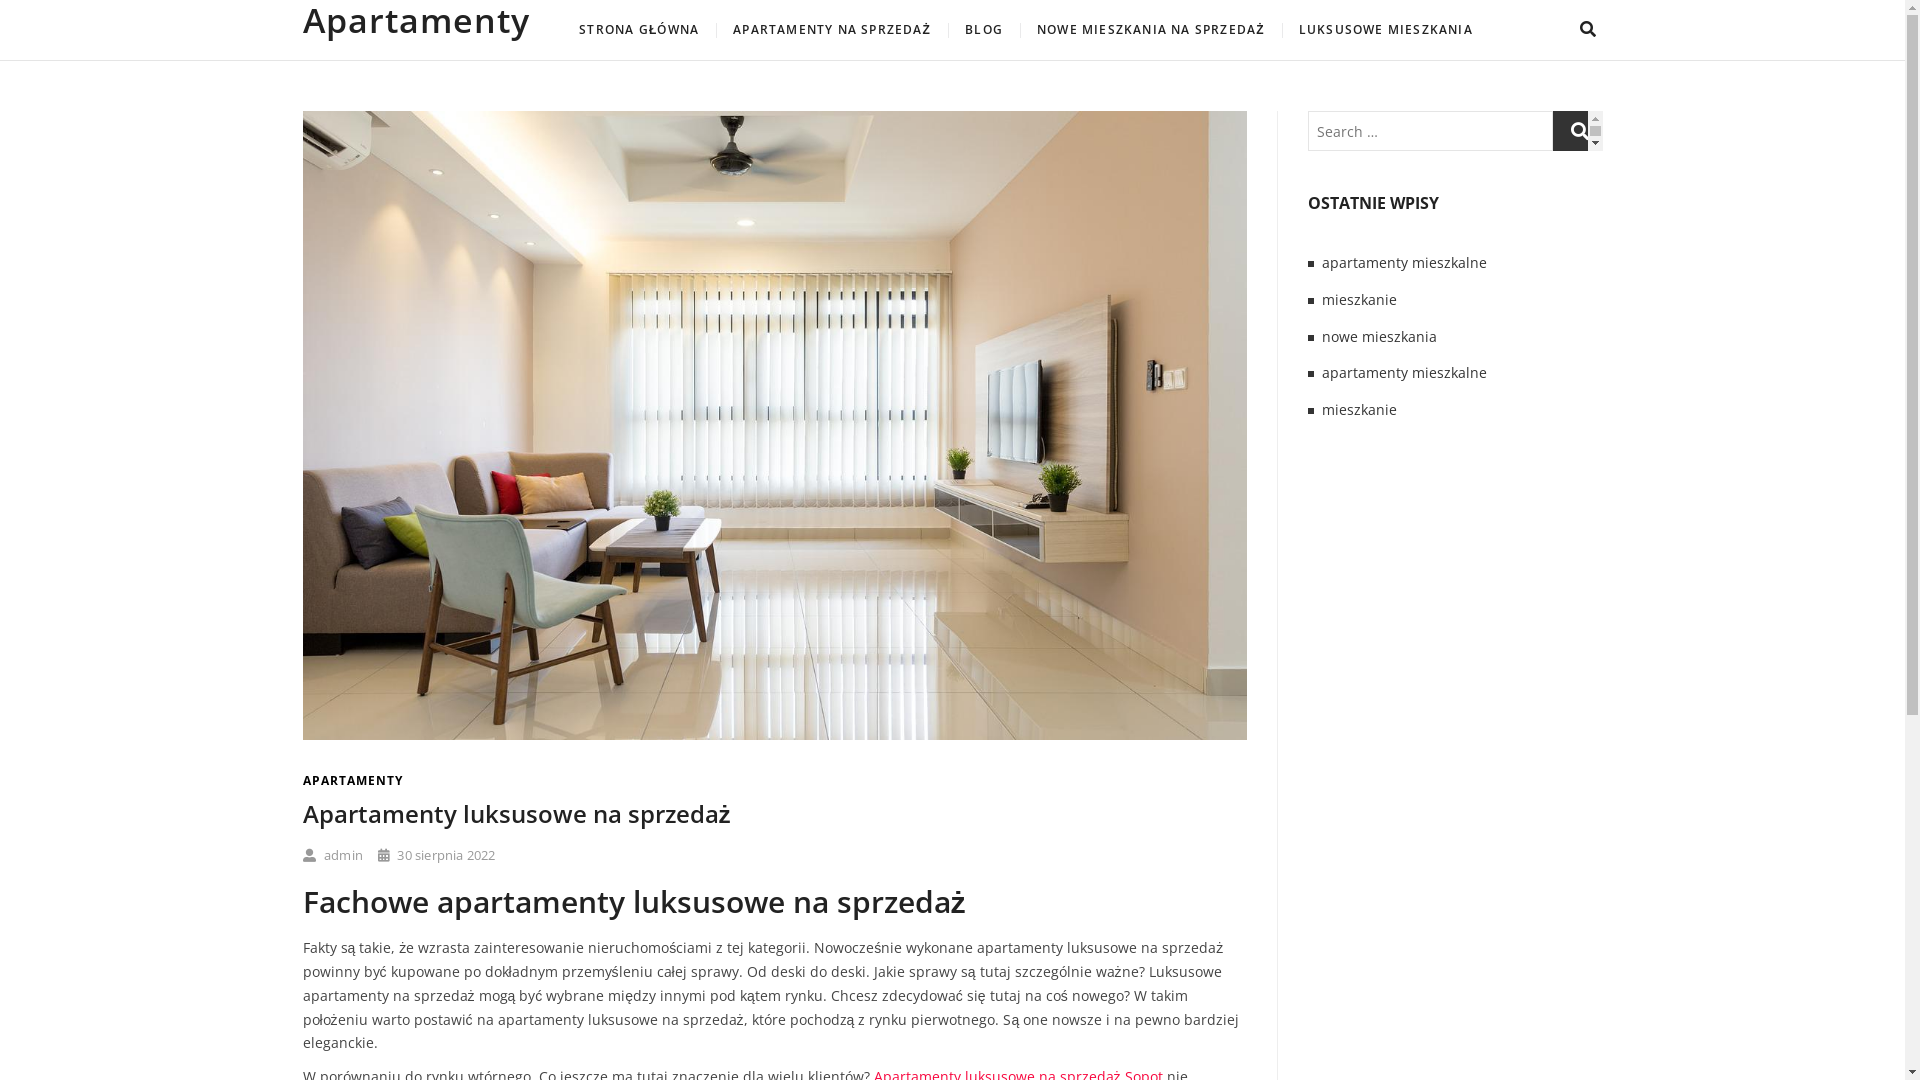 The image size is (1920, 1080). What do you see at coordinates (351, 779) in the screenshot?
I see `'APARTAMENTY'` at bounding box center [351, 779].